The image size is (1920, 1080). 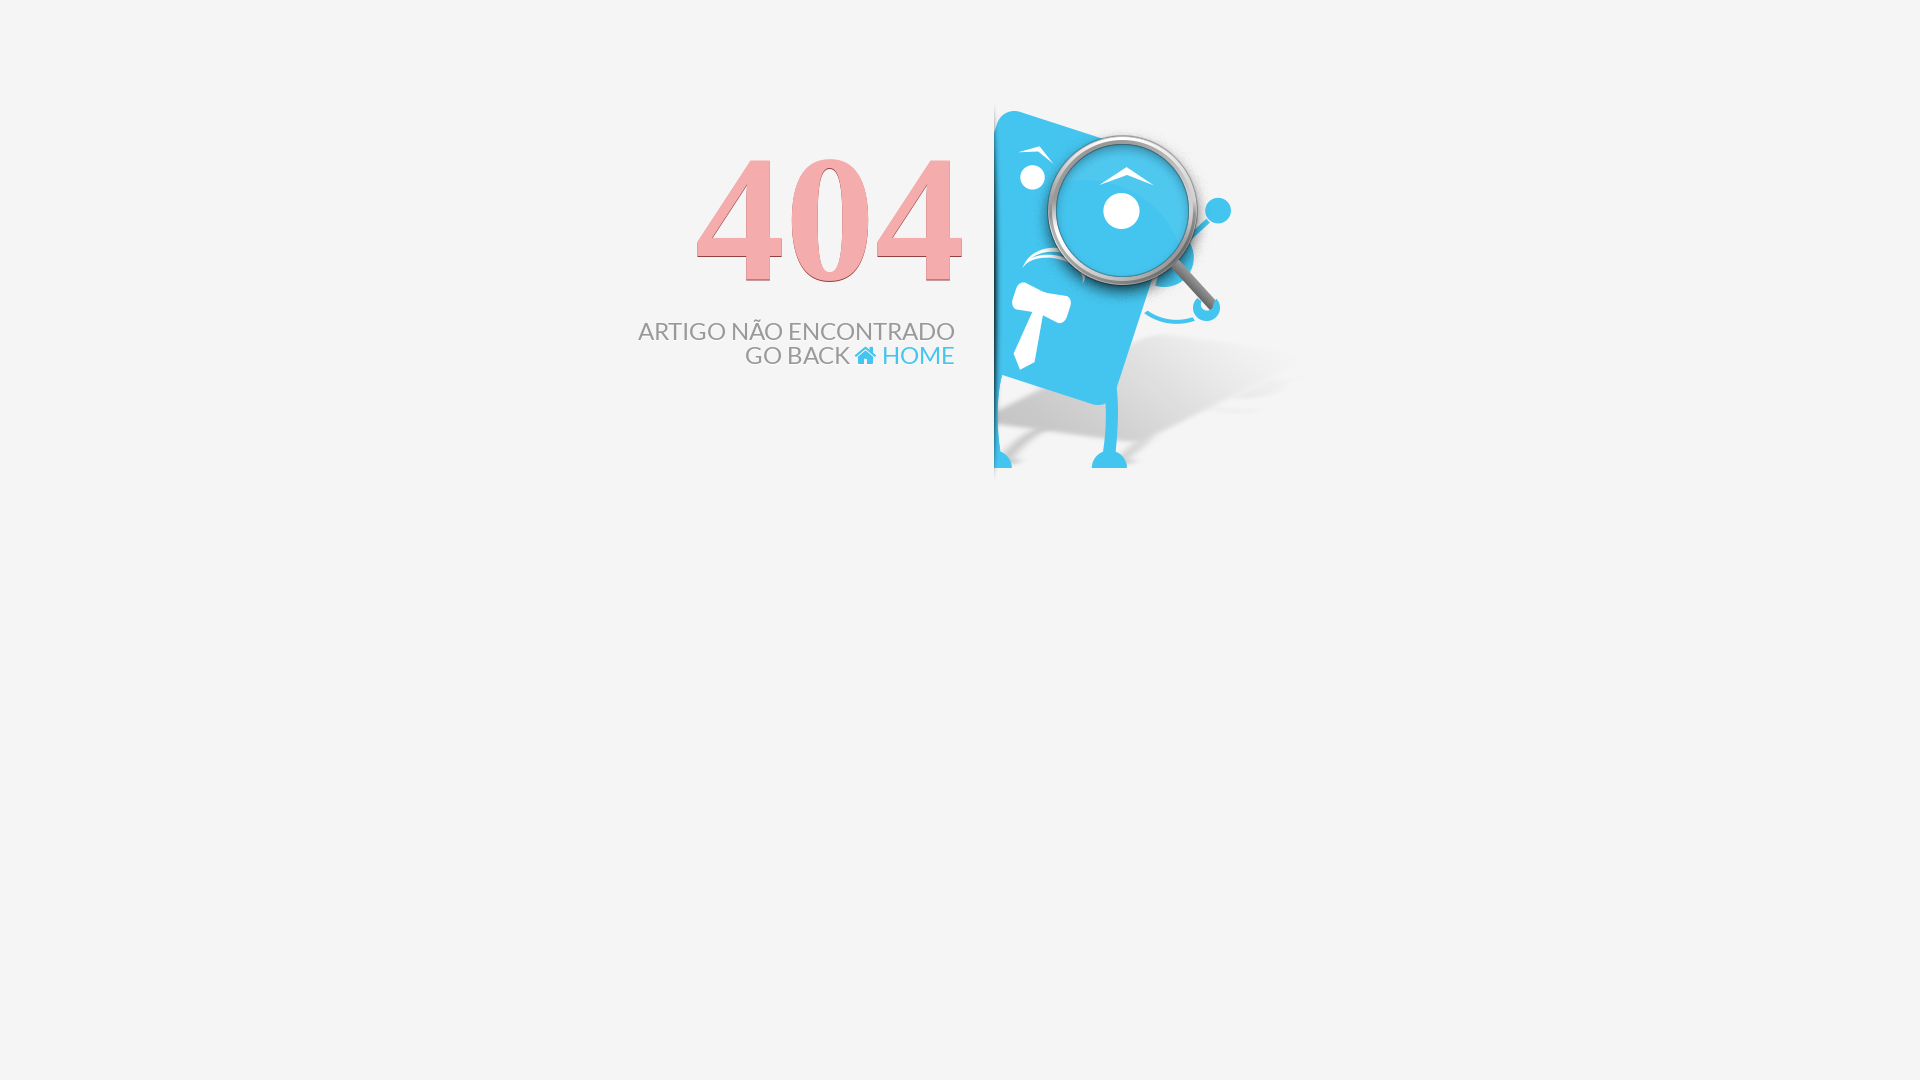 What do you see at coordinates (854, 353) in the screenshot?
I see `'HOME'` at bounding box center [854, 353].